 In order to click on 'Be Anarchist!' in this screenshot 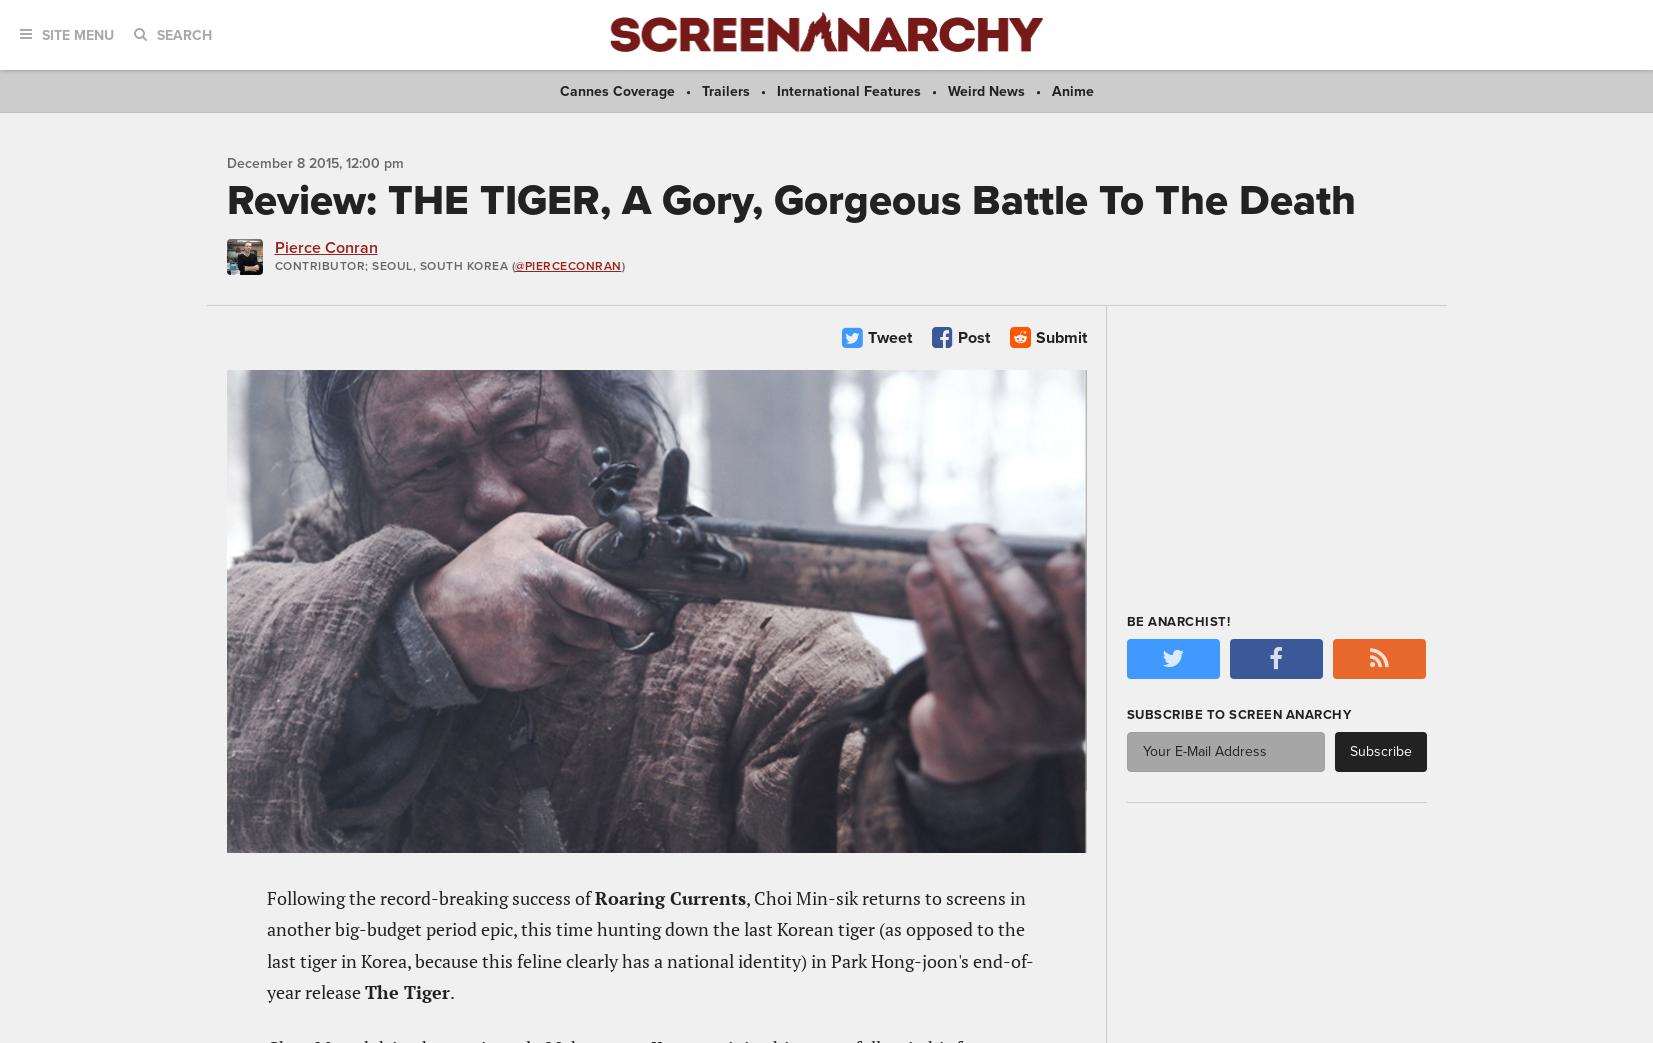, I will do `click(1126, 620)`.